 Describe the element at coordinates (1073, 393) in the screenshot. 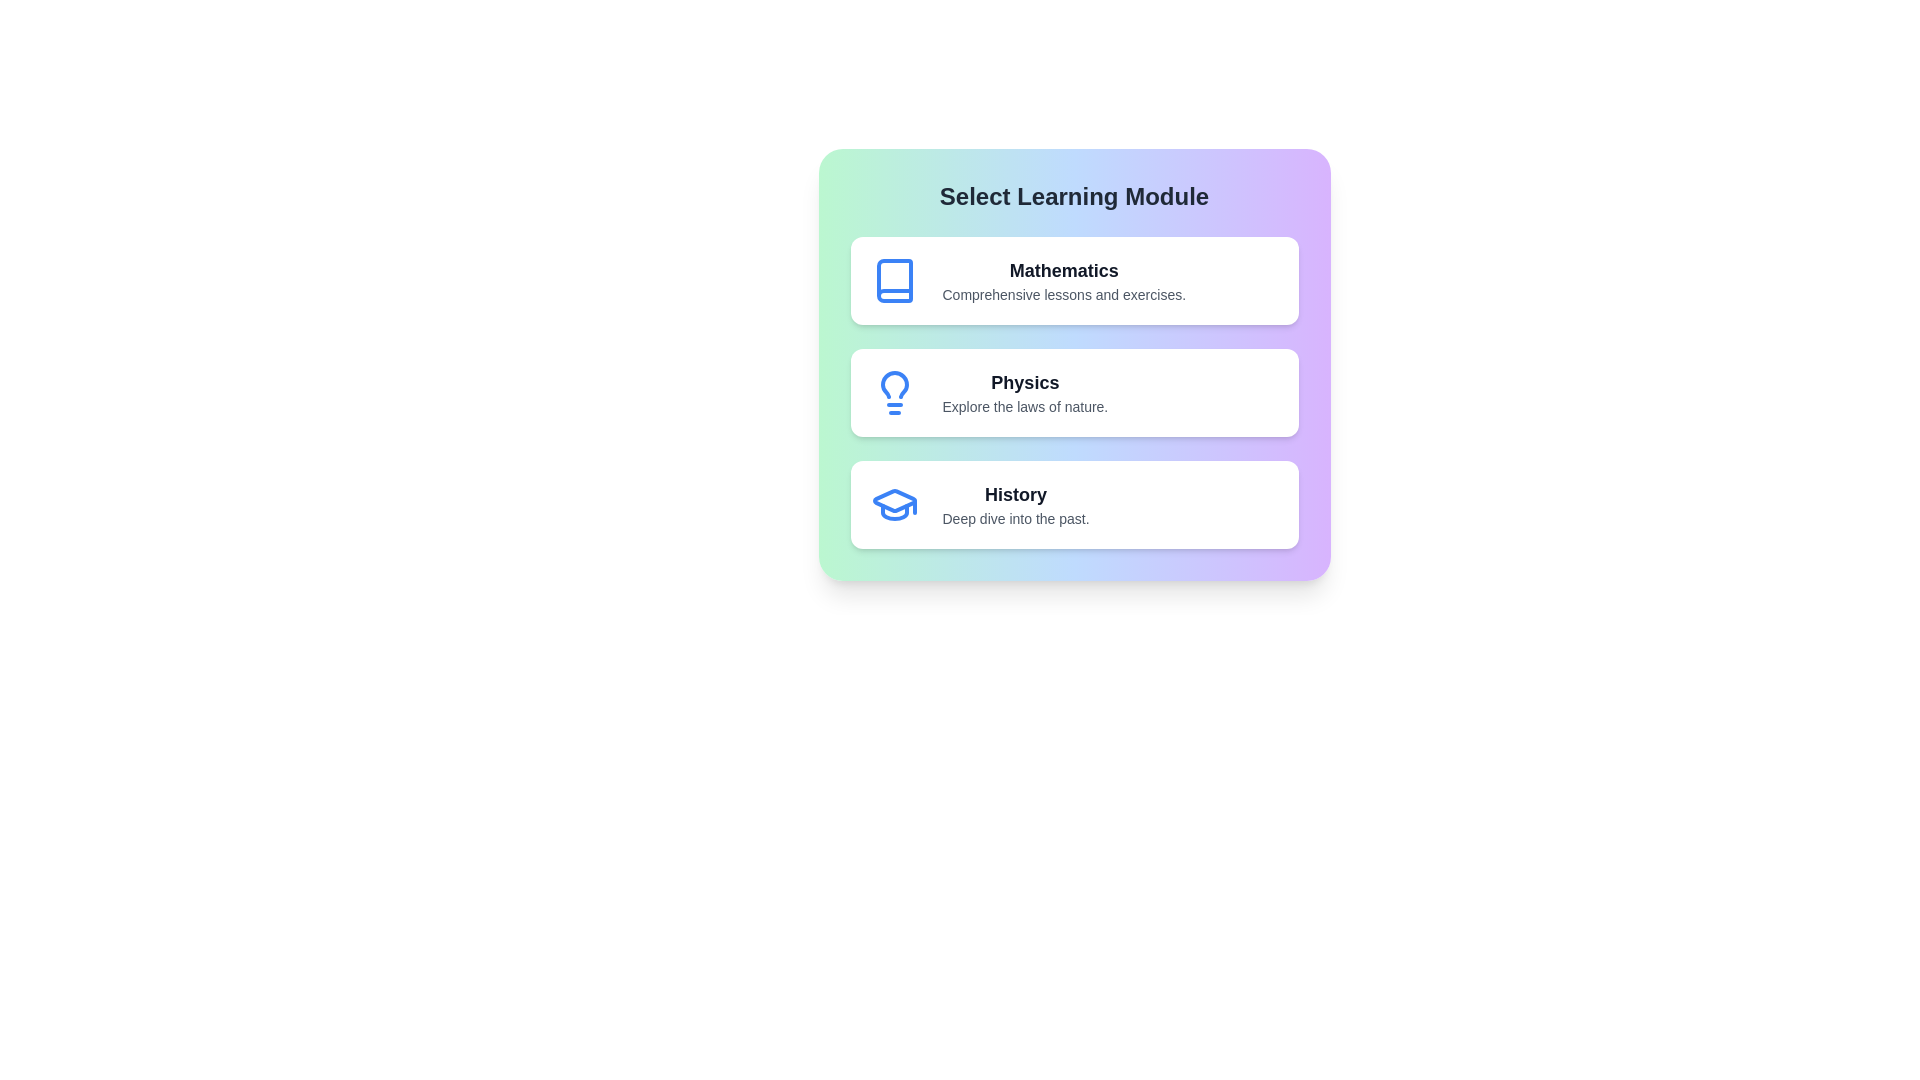

I see `the Physics module to see the hover effect` at that location.